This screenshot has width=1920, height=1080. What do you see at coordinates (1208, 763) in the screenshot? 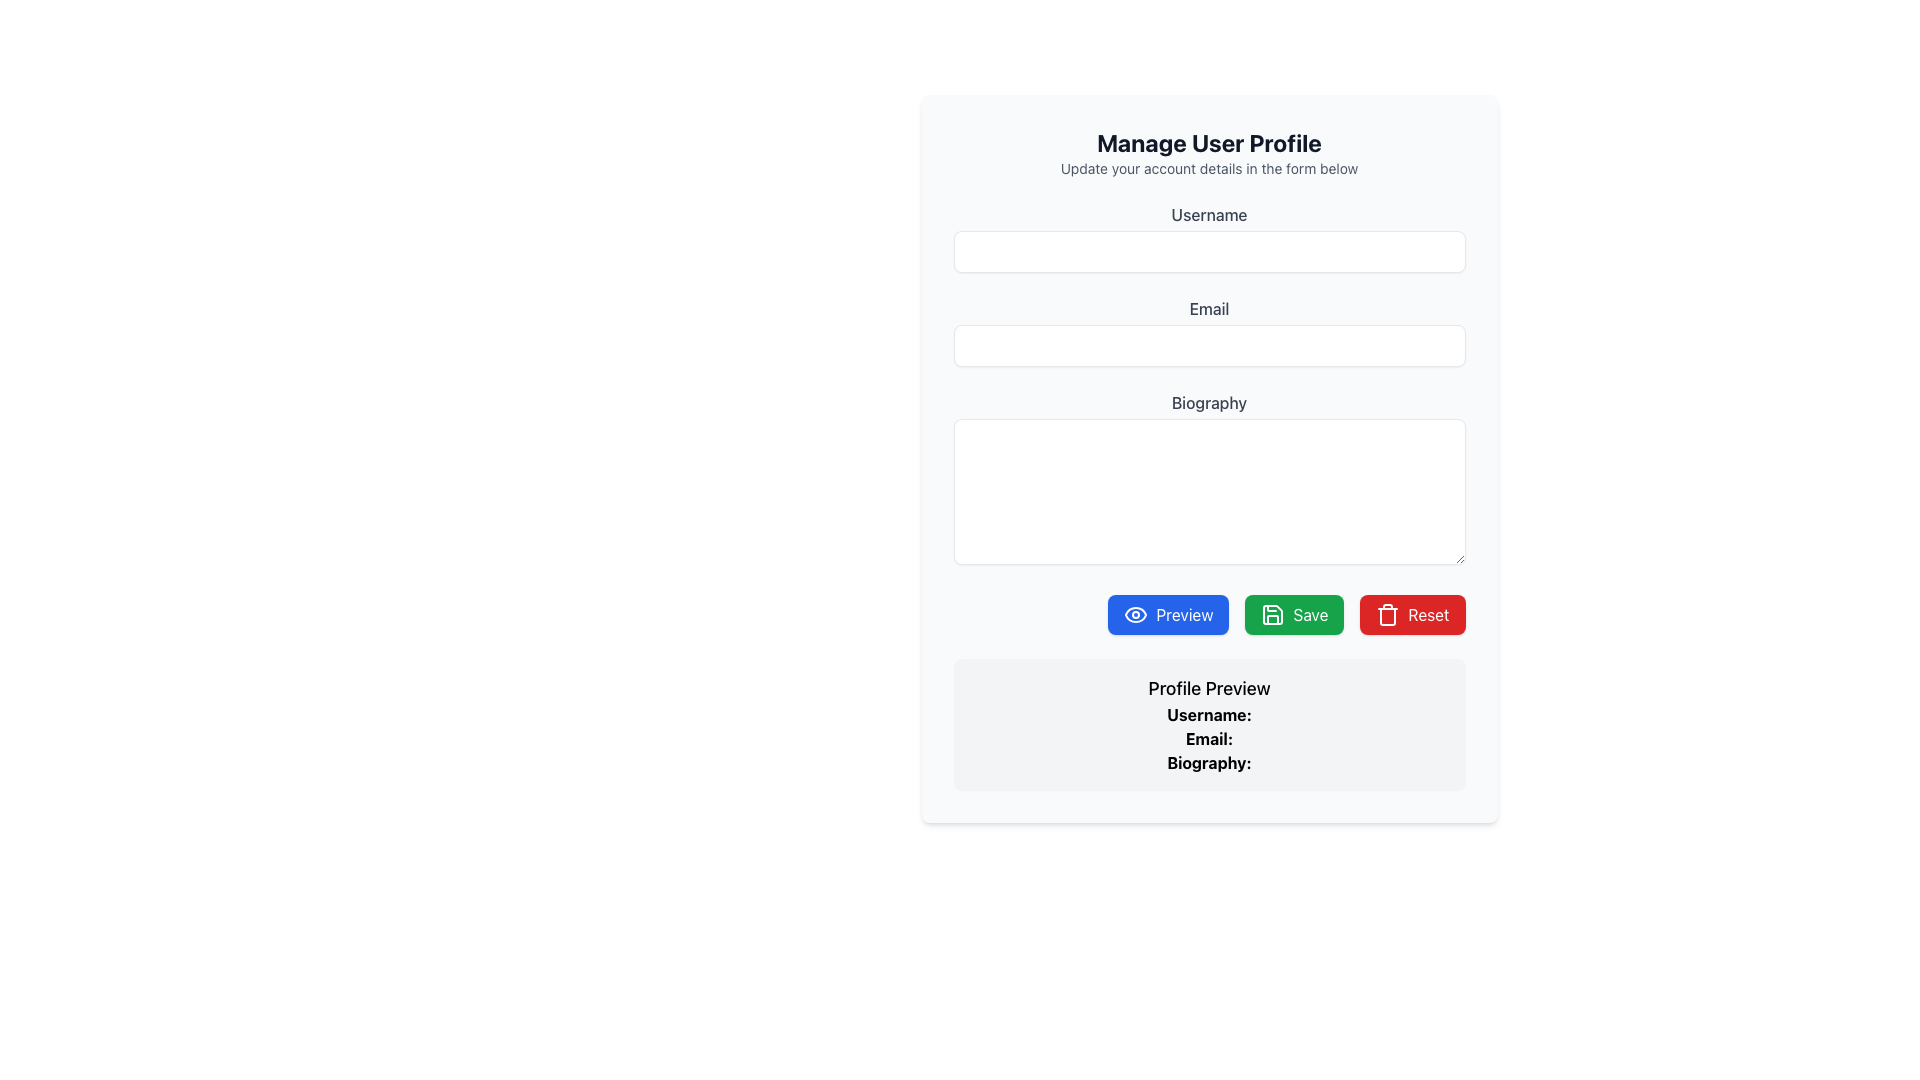
I see `the 'Biography:' label in the 'Profile Preview' section` at bounding box center [1208, 763].